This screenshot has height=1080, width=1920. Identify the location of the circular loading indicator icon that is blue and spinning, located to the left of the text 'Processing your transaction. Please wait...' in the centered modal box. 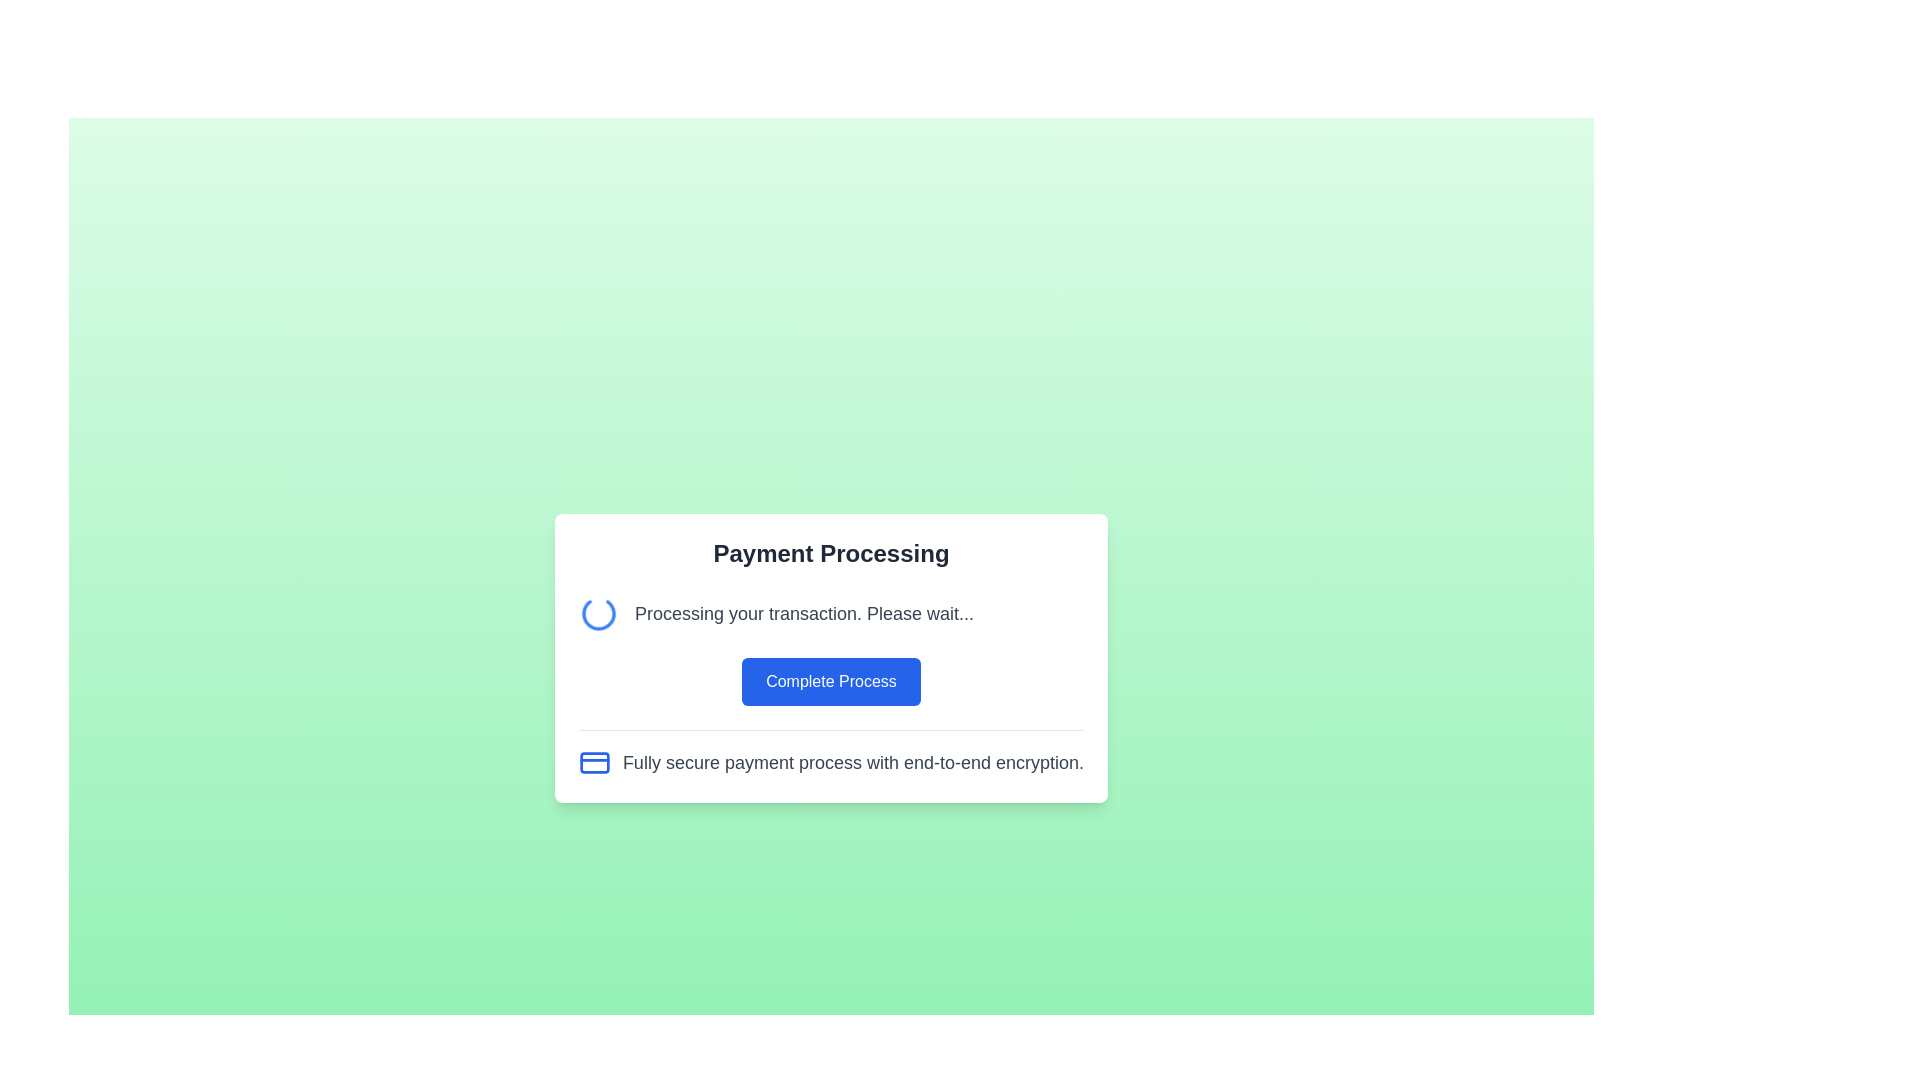
(597, 612).